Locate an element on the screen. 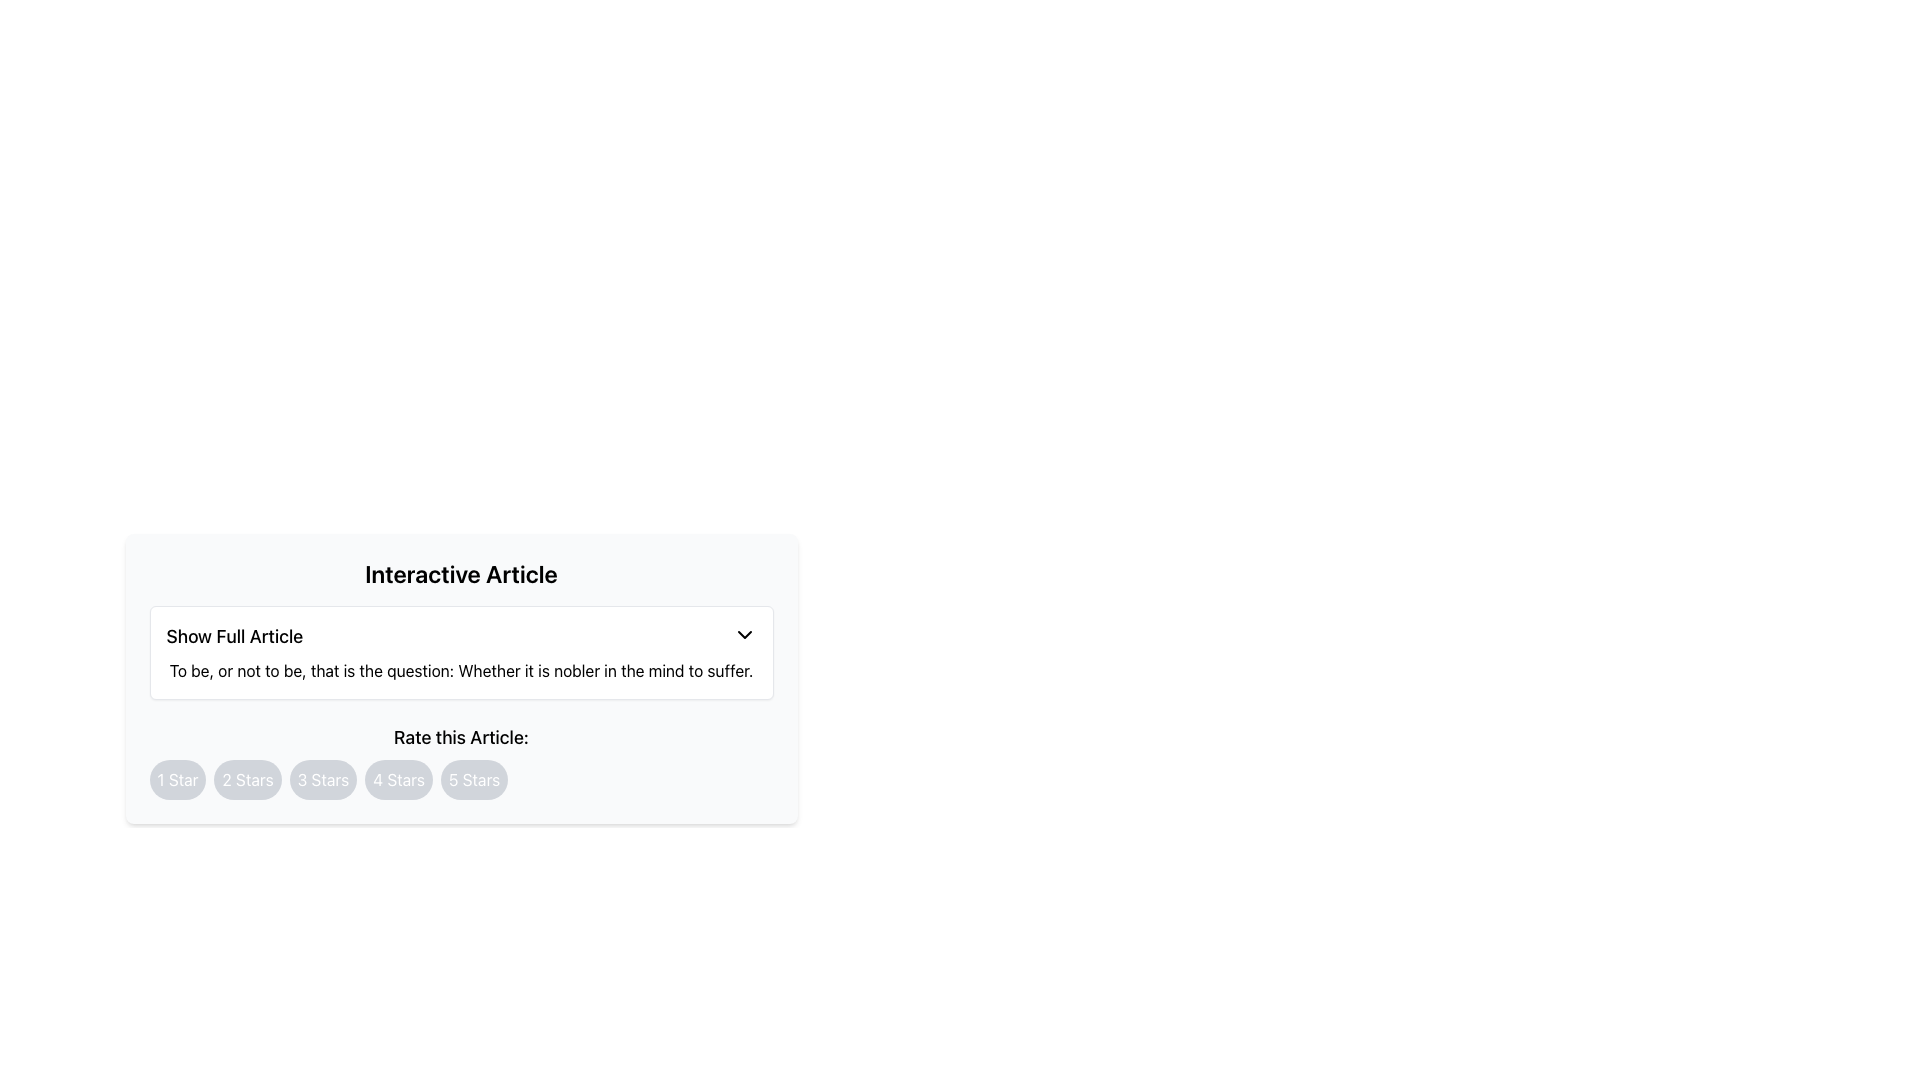 The height and width of the screenshot is (1080, 1920). the 1 Star rating button located beneath the 'Rate this Article:' section in the 'Interactive Article' box is located at coordinates (177, 778).